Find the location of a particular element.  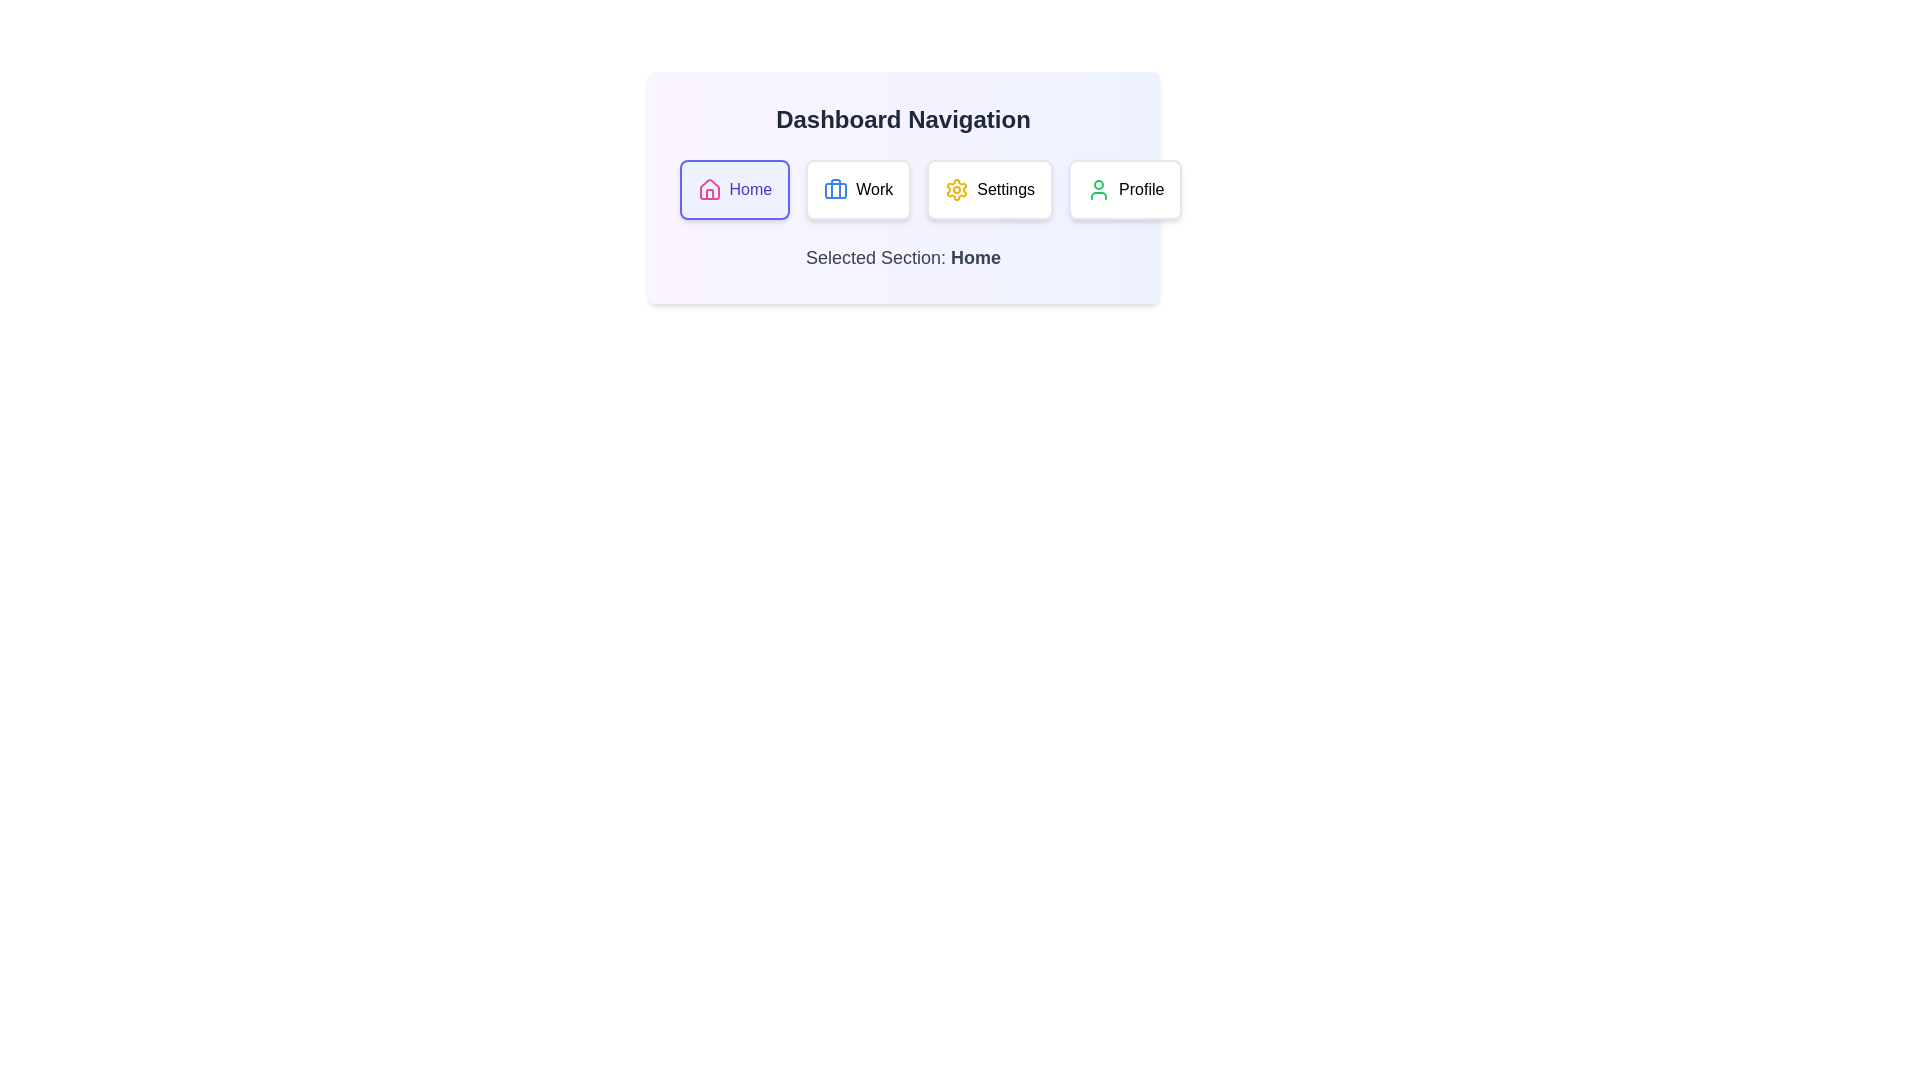

the text label that represents the navigation button for the home or main dashboard section, which is centrally positioned within the first section of a horizontal list of navigation items and aligned to the right of a house icon is located at coordinates (749, 189).